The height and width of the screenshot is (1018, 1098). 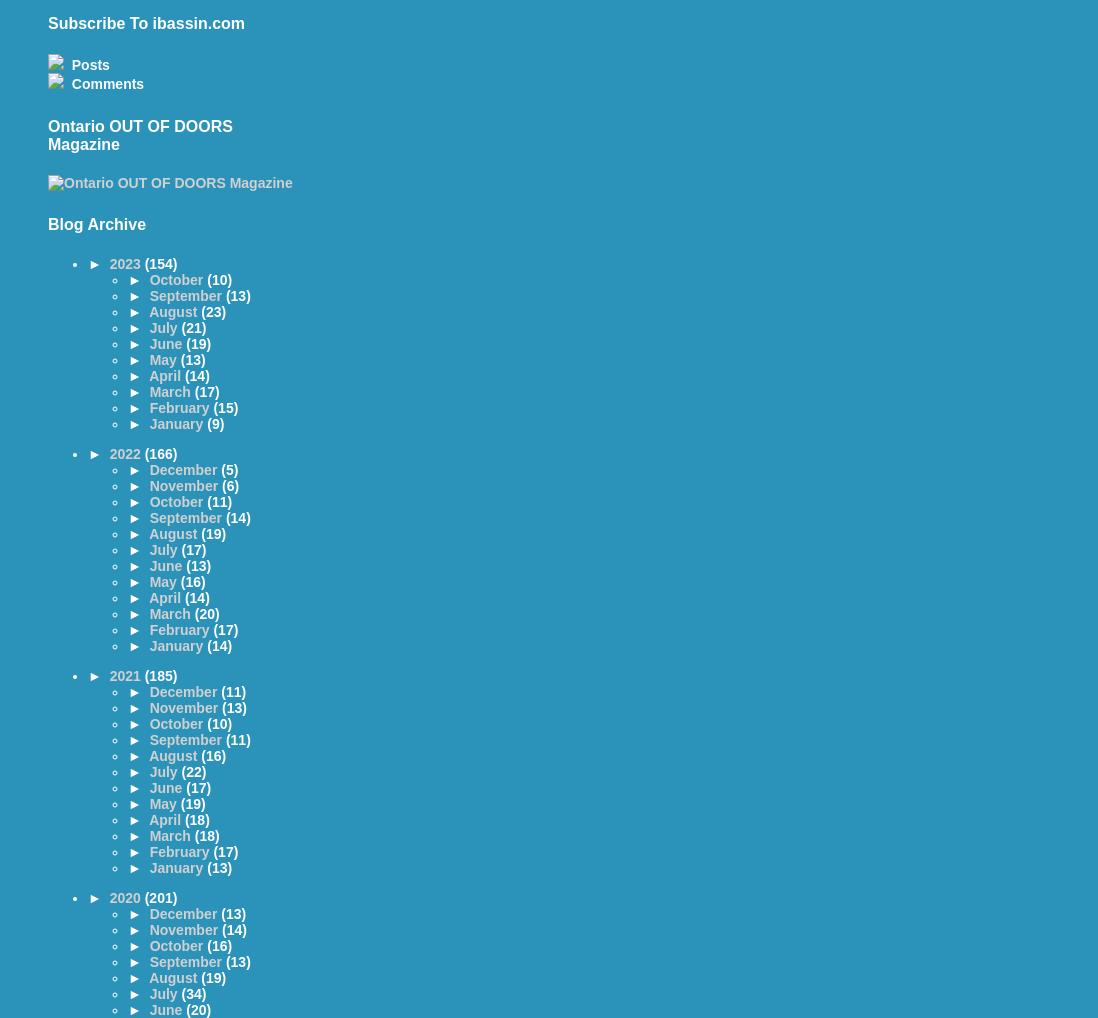 I want to click on '(34)', so click(x=192, y=993).